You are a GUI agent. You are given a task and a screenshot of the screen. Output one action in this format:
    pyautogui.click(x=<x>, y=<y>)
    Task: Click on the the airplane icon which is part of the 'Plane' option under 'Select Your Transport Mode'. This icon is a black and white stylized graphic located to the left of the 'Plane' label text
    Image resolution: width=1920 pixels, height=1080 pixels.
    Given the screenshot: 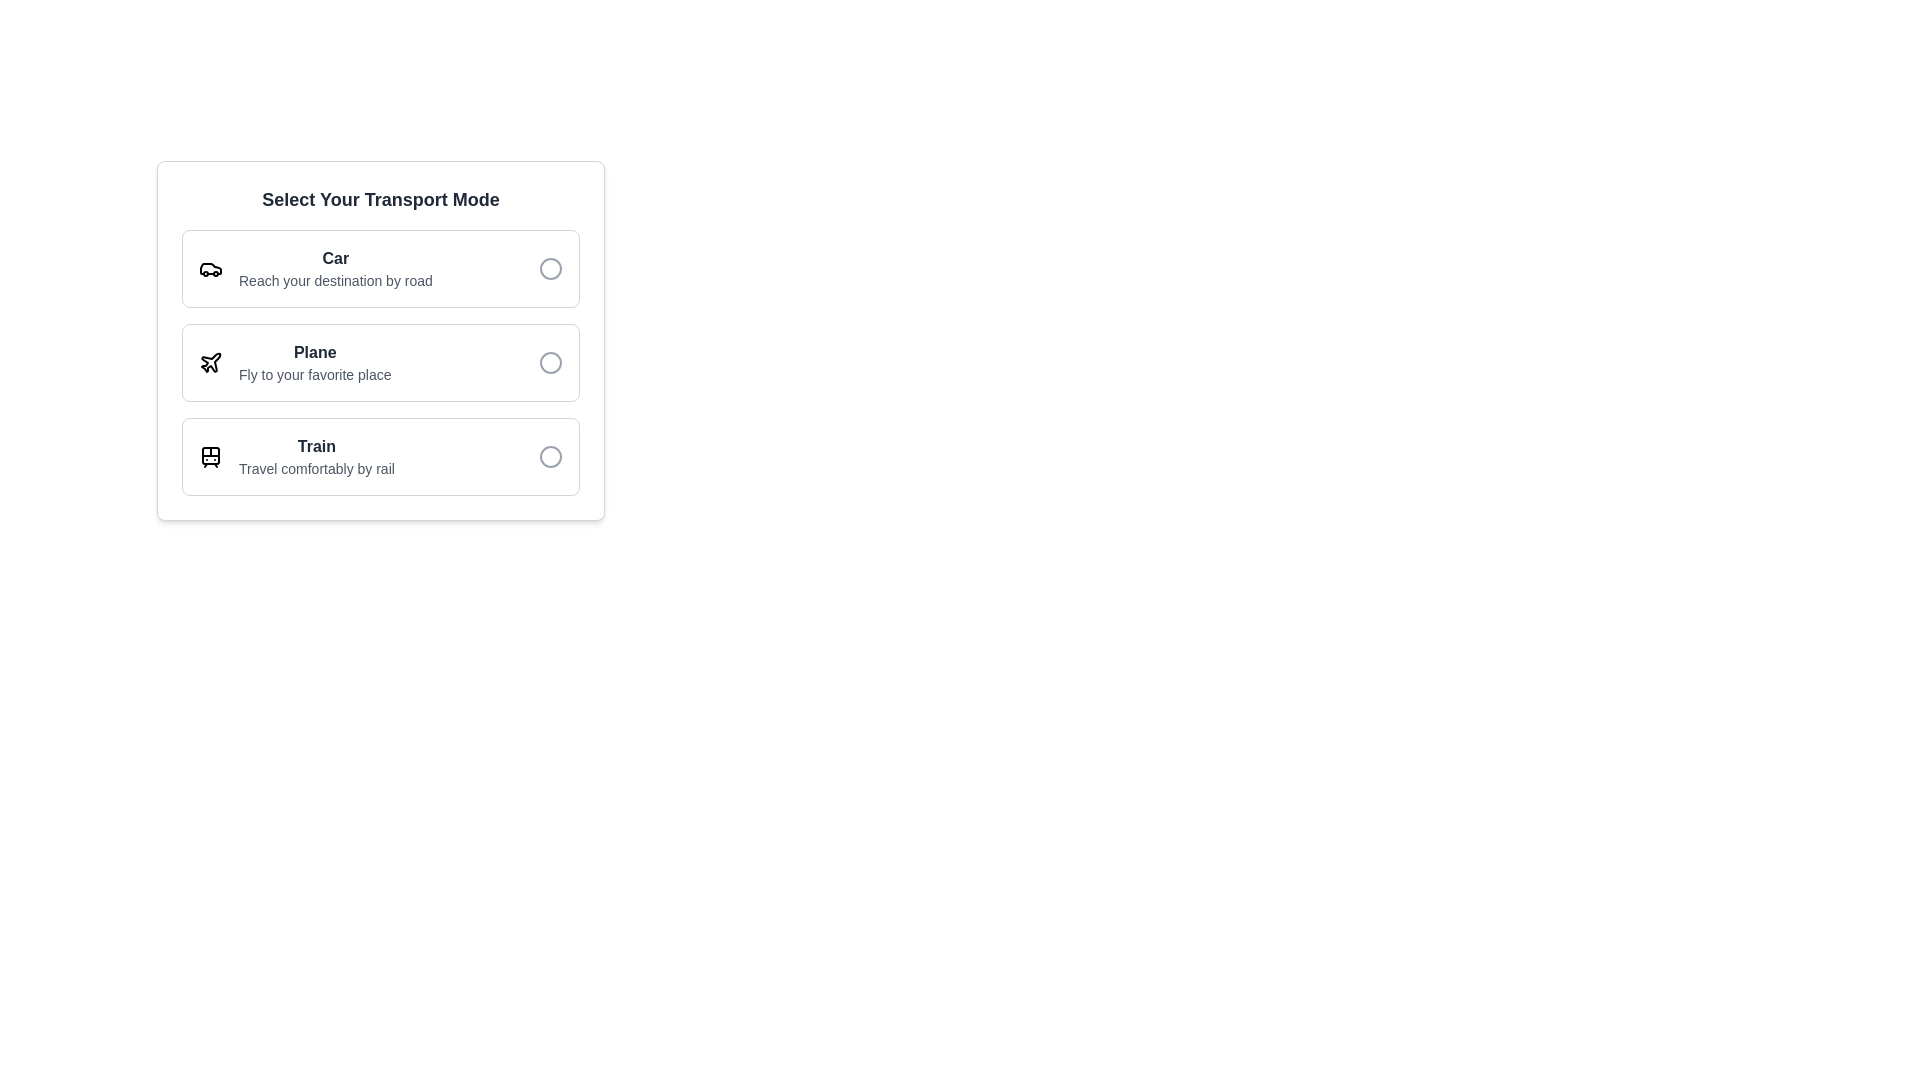 What is the action you would take?
    pyautogui.click(x=211, y=362)
    